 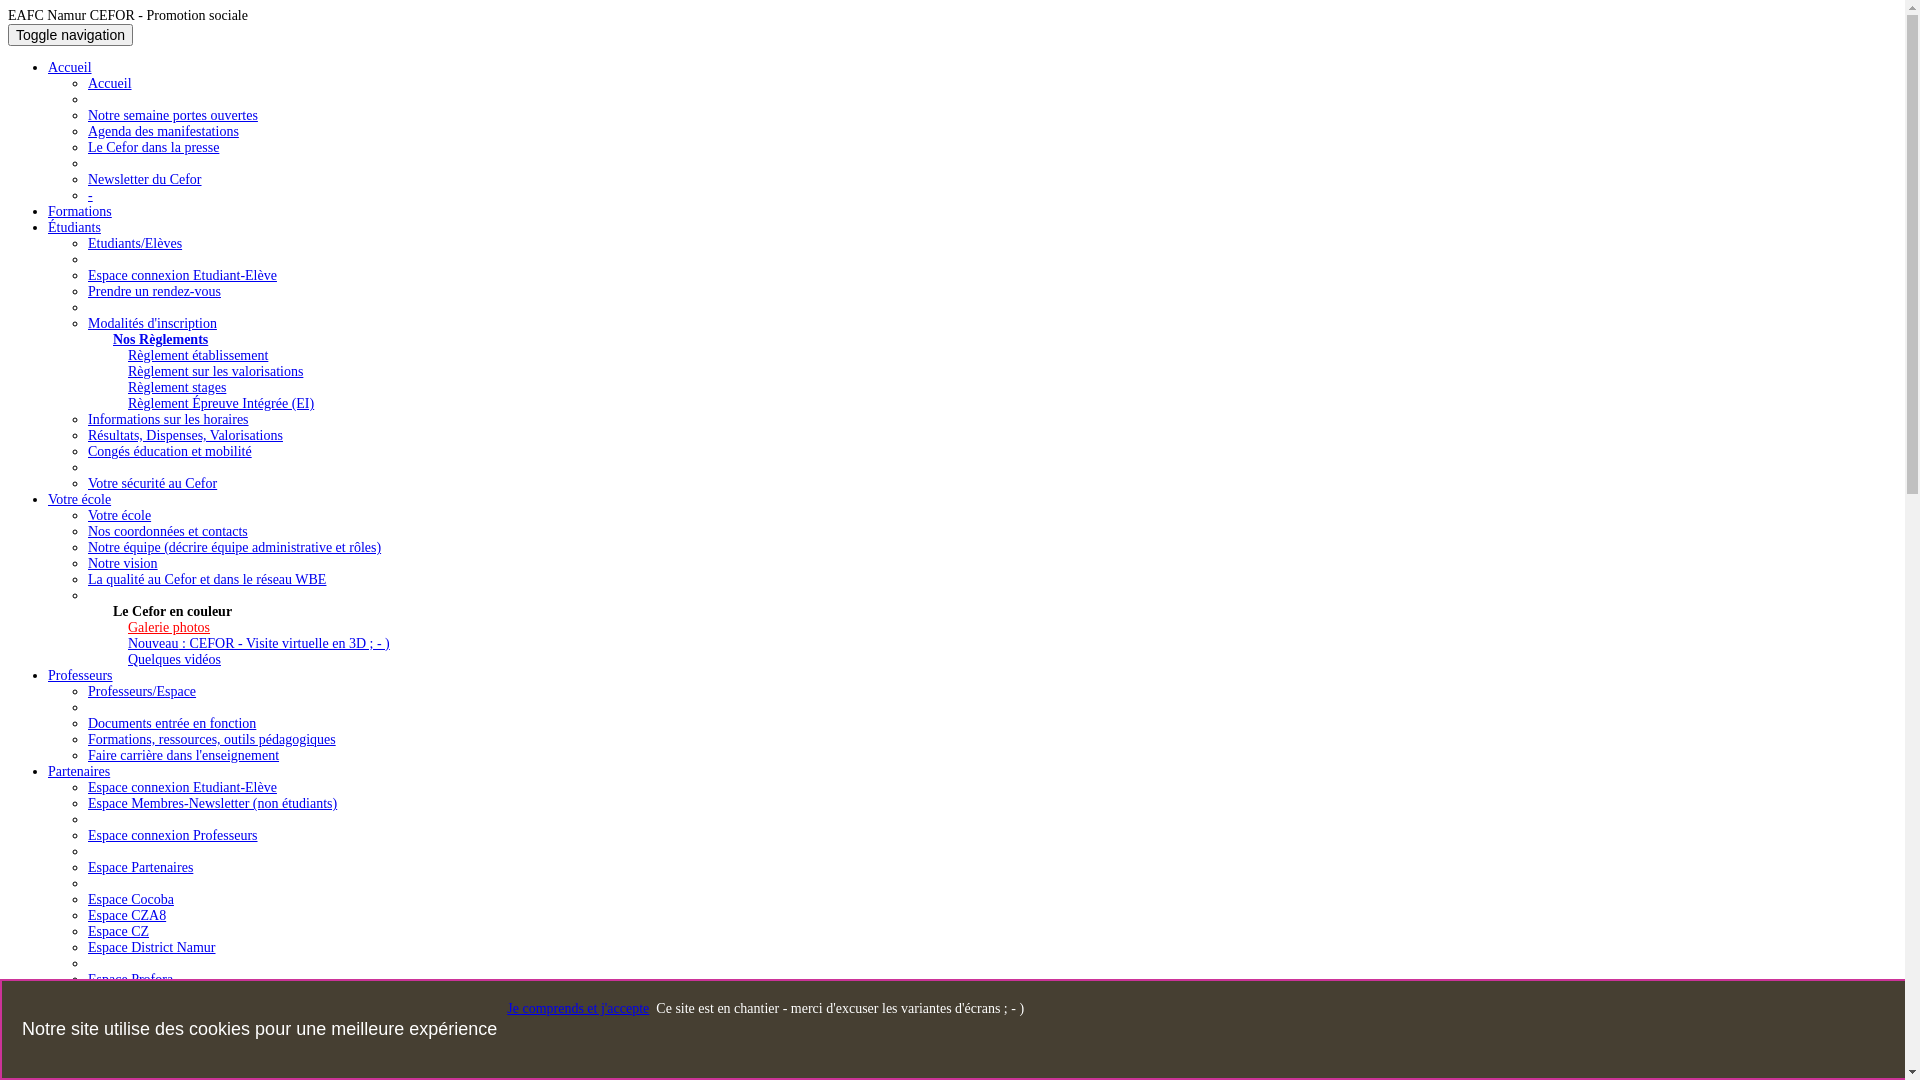 I want to click on 'Newsletter du Cefor', so click(x=86, y=178).